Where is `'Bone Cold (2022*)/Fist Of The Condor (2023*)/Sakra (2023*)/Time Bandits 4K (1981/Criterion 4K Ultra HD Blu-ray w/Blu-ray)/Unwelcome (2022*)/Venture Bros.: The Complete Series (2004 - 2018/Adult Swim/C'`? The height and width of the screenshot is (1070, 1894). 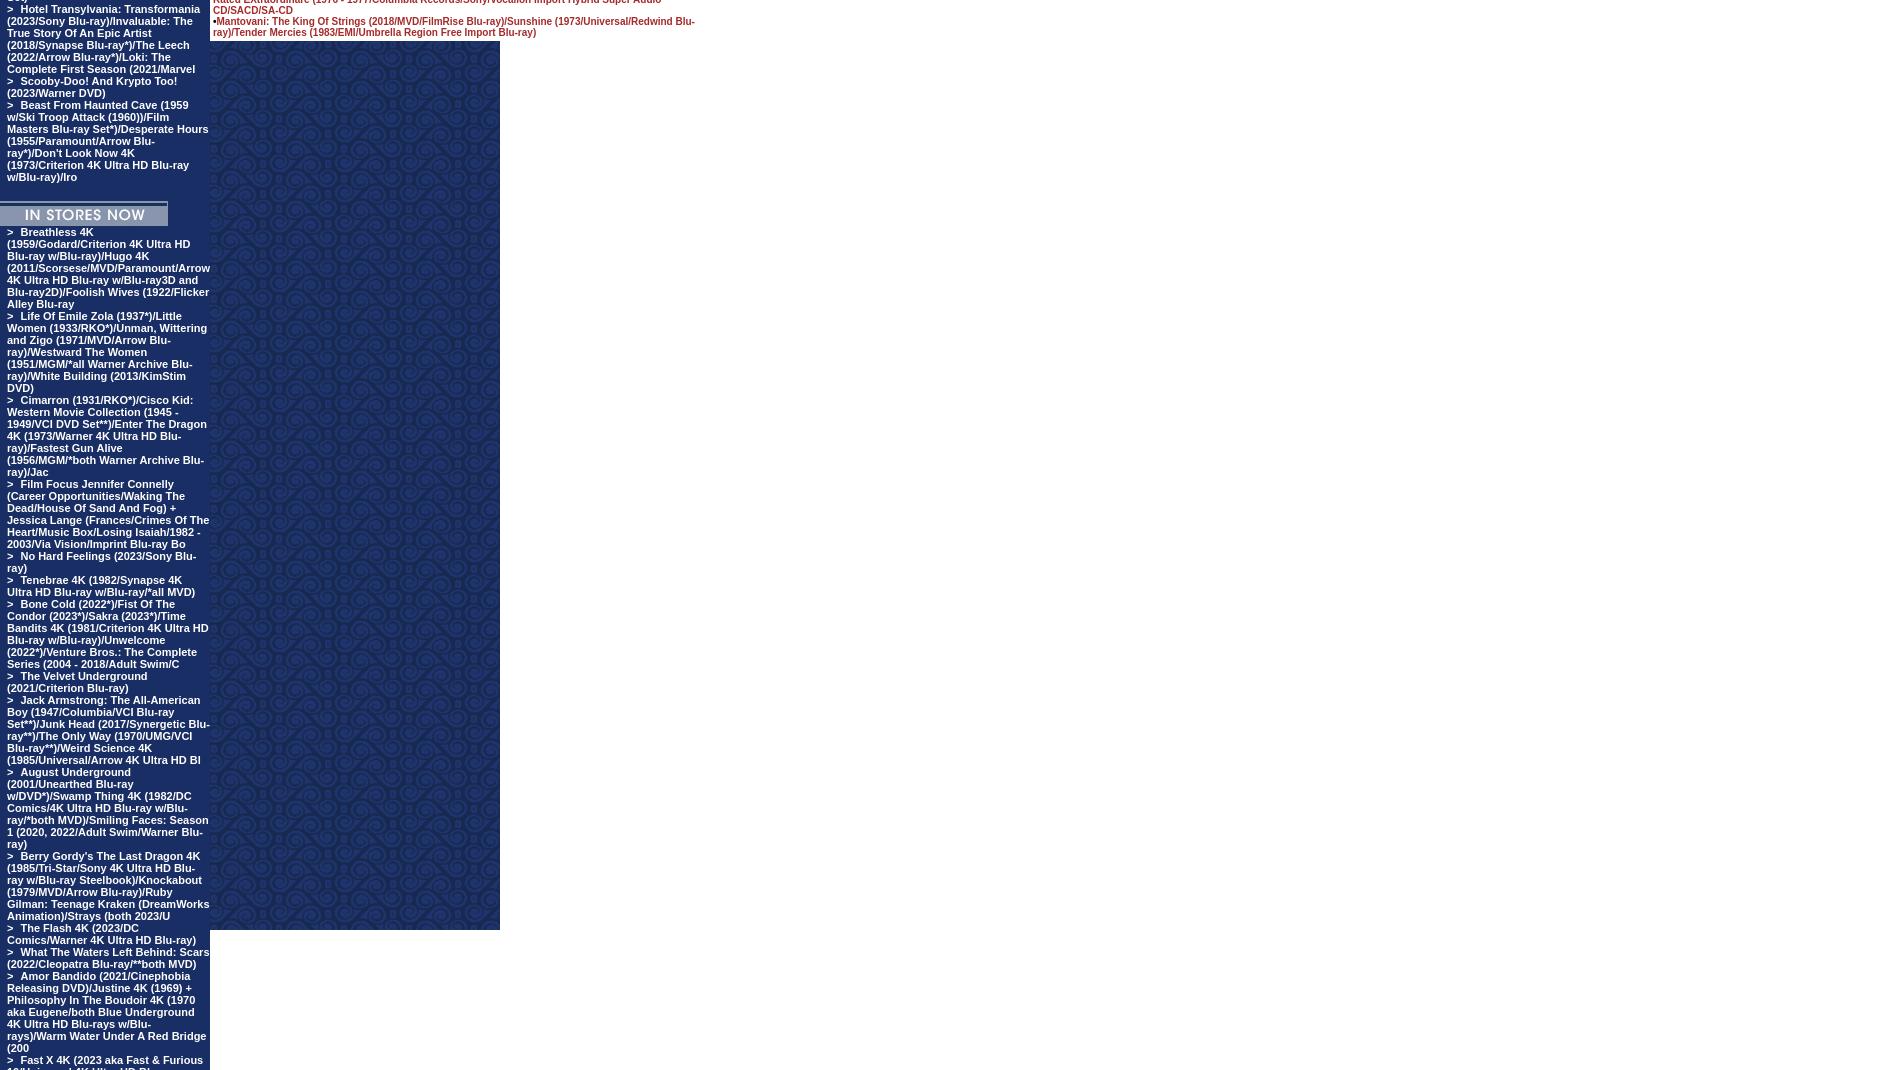
'Bone Cold (2022*)/Fist Of The Condor (2023*)/Sakra (2023*)/Time Bandits 4K (1981/Criterion 4K Ultra HD Blu-ray w/Blu-ray)/Unwelcome (2022*)/Venture Bros.: The Complete Series (2004 - 2018/Adult Swim/C' is located at coordinates (106, 633).